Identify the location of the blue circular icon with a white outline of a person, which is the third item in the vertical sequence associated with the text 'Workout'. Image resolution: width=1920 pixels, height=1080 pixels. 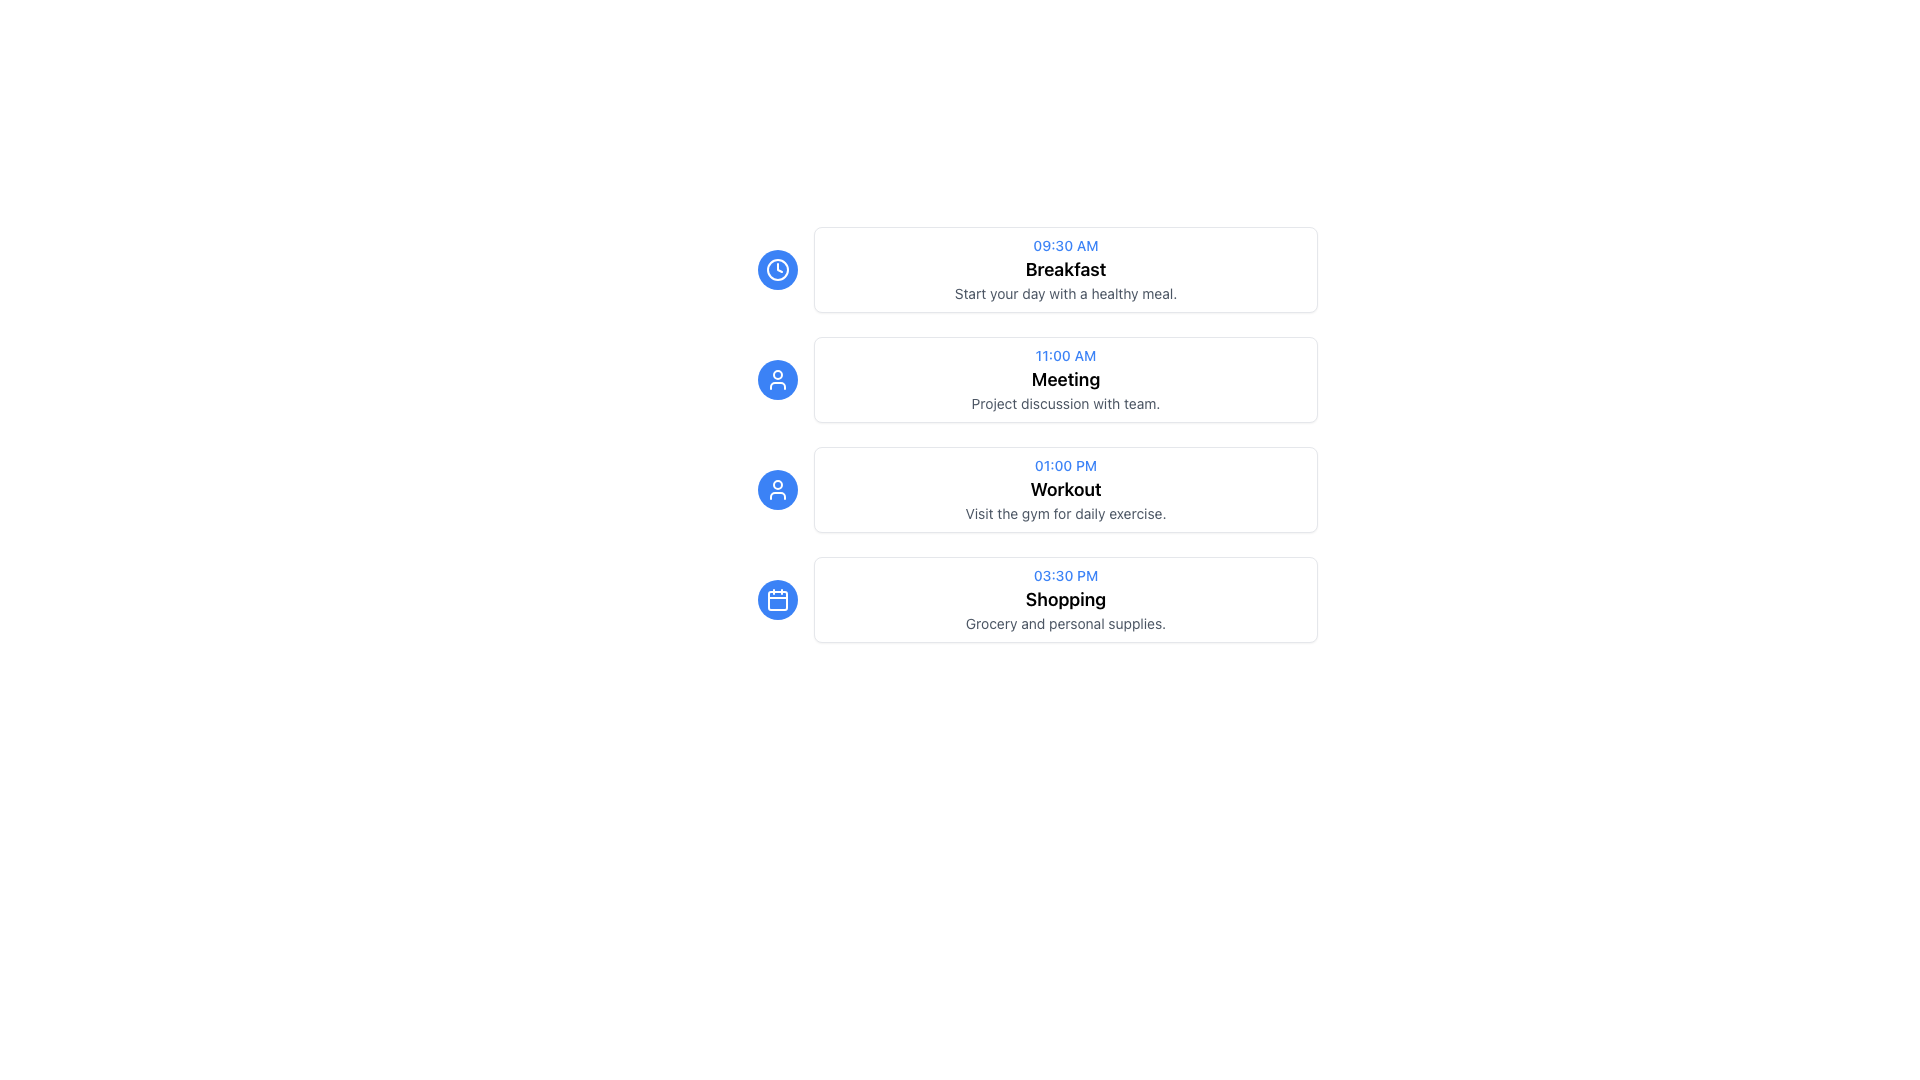
(776, 489).